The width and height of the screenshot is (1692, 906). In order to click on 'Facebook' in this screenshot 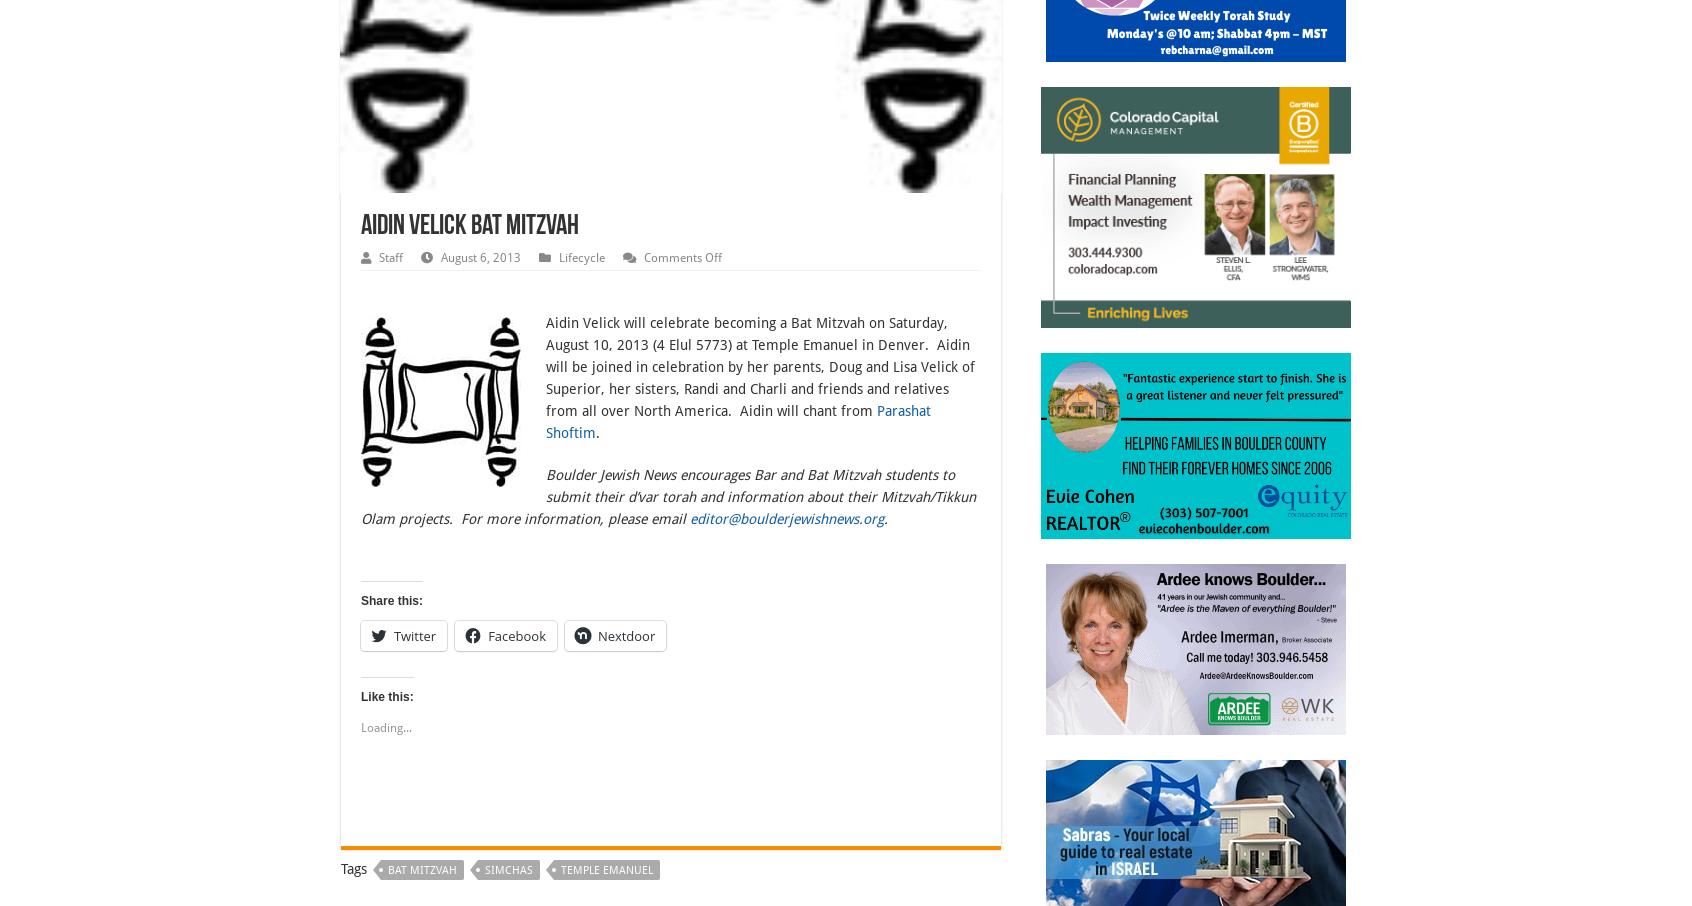, I will do `click(517, 634)`.